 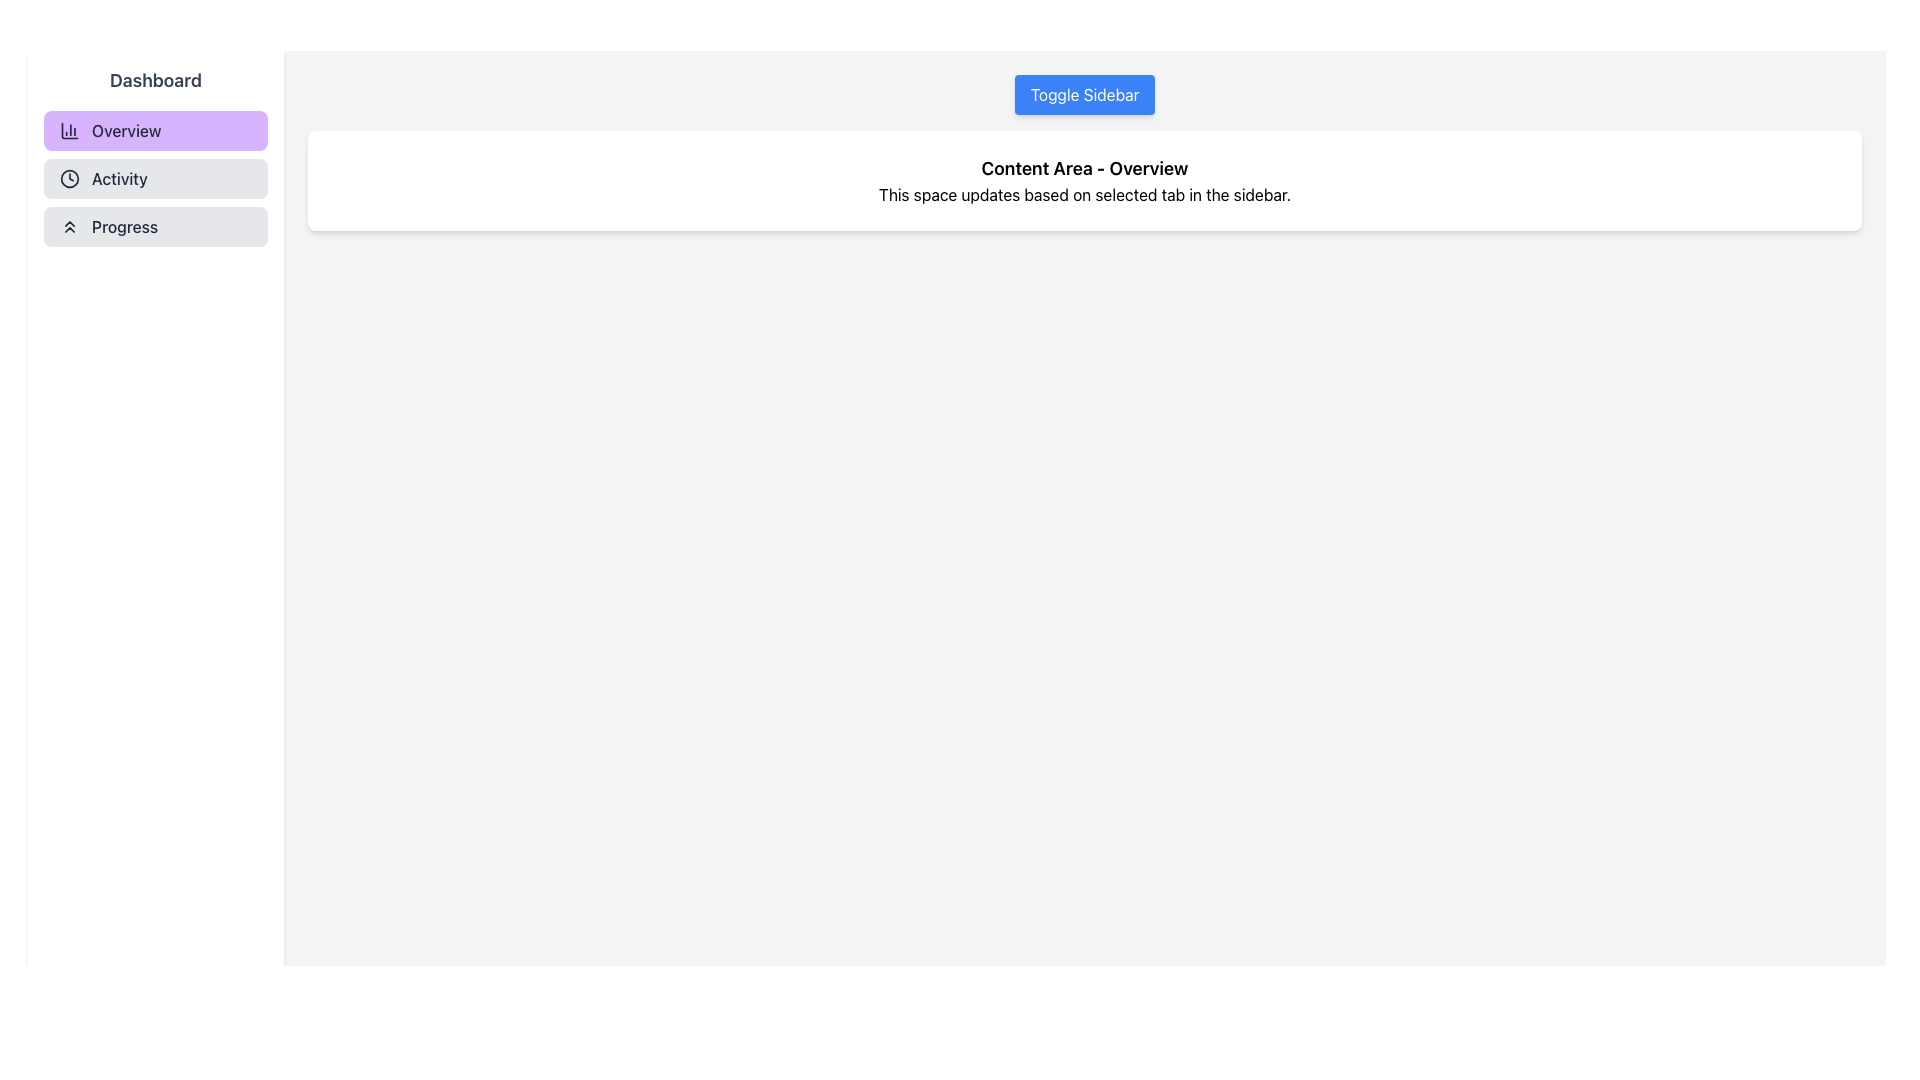 I want to click on the Descriptive Text element that reads 'This space updates based on selected tab in the sidebar.', which is located beneath the heading 'Content Area - Overview', so click(x=1083, y=195).